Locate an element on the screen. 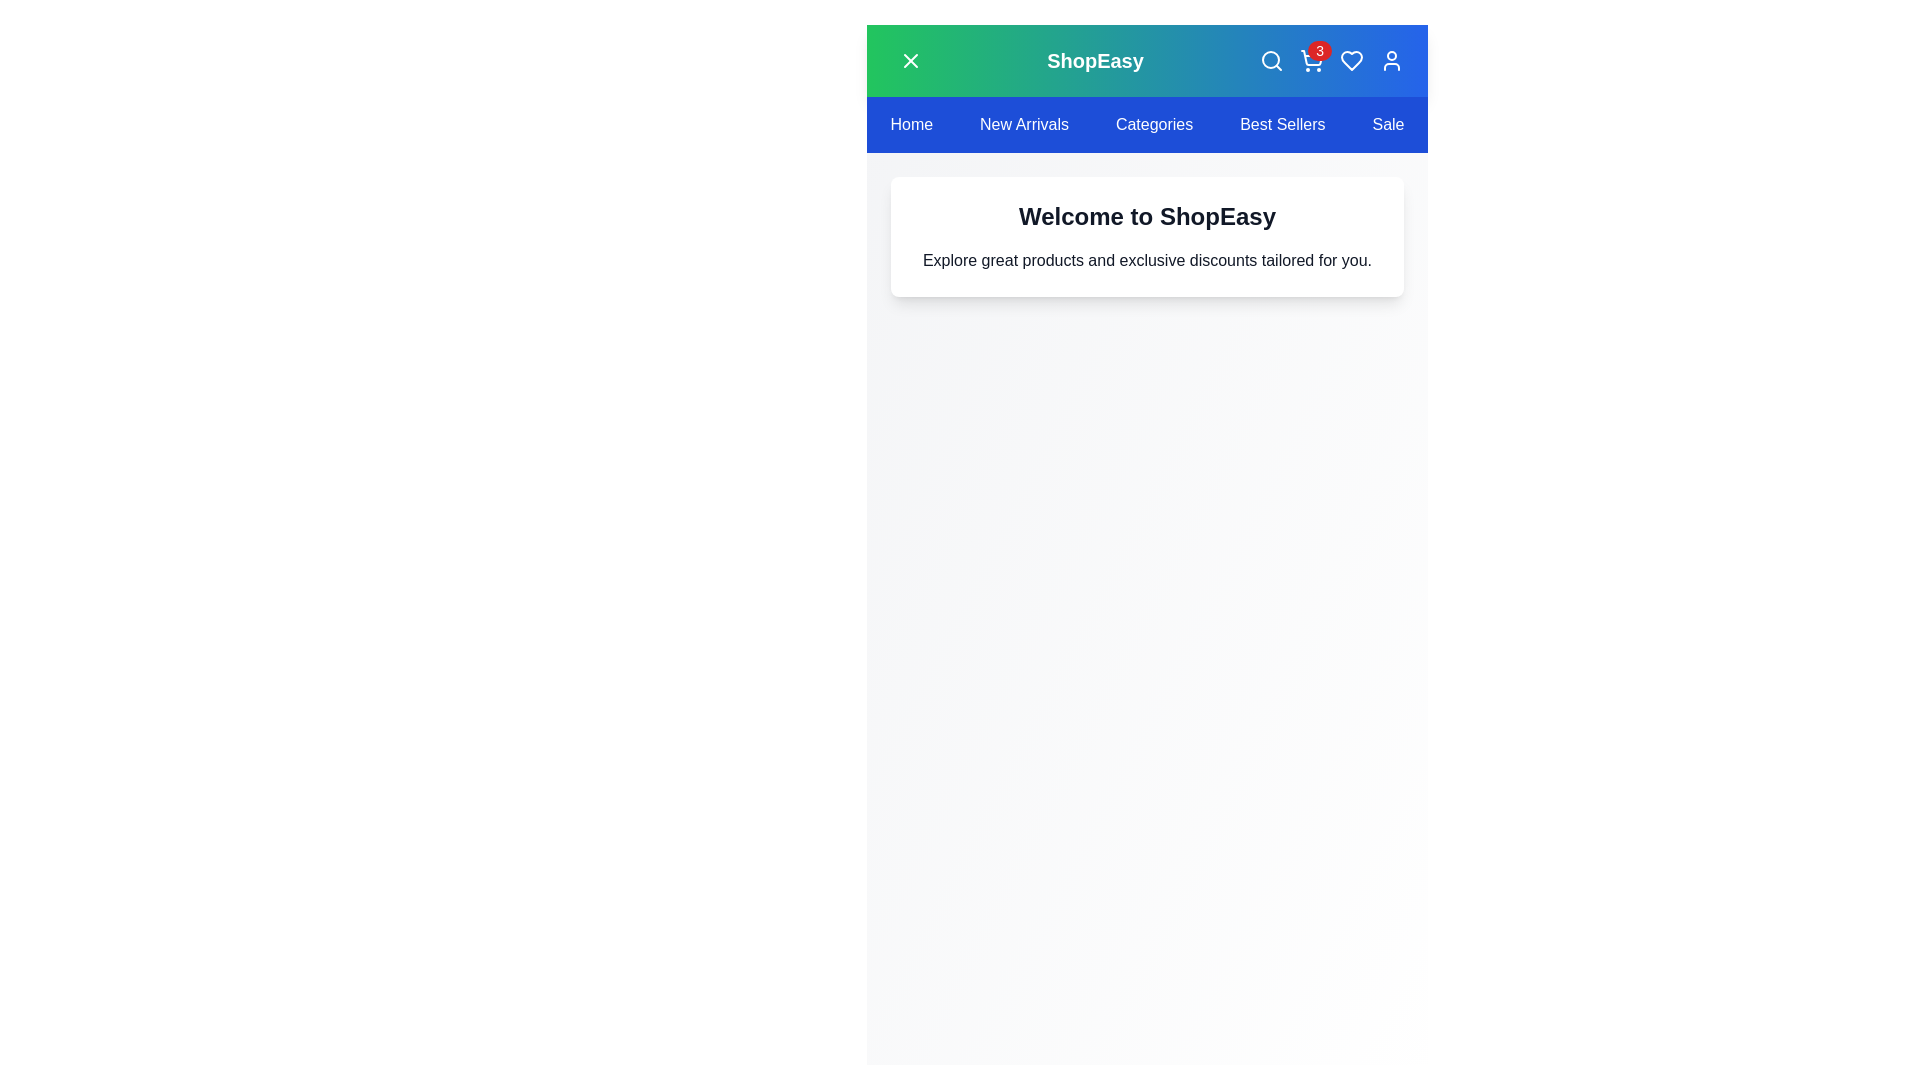 The height and width of the screenshot is (1080, 1920). the navbar item labeled 'Sale' to navigate to the corresponding section is located at coordinates (1387, 124).